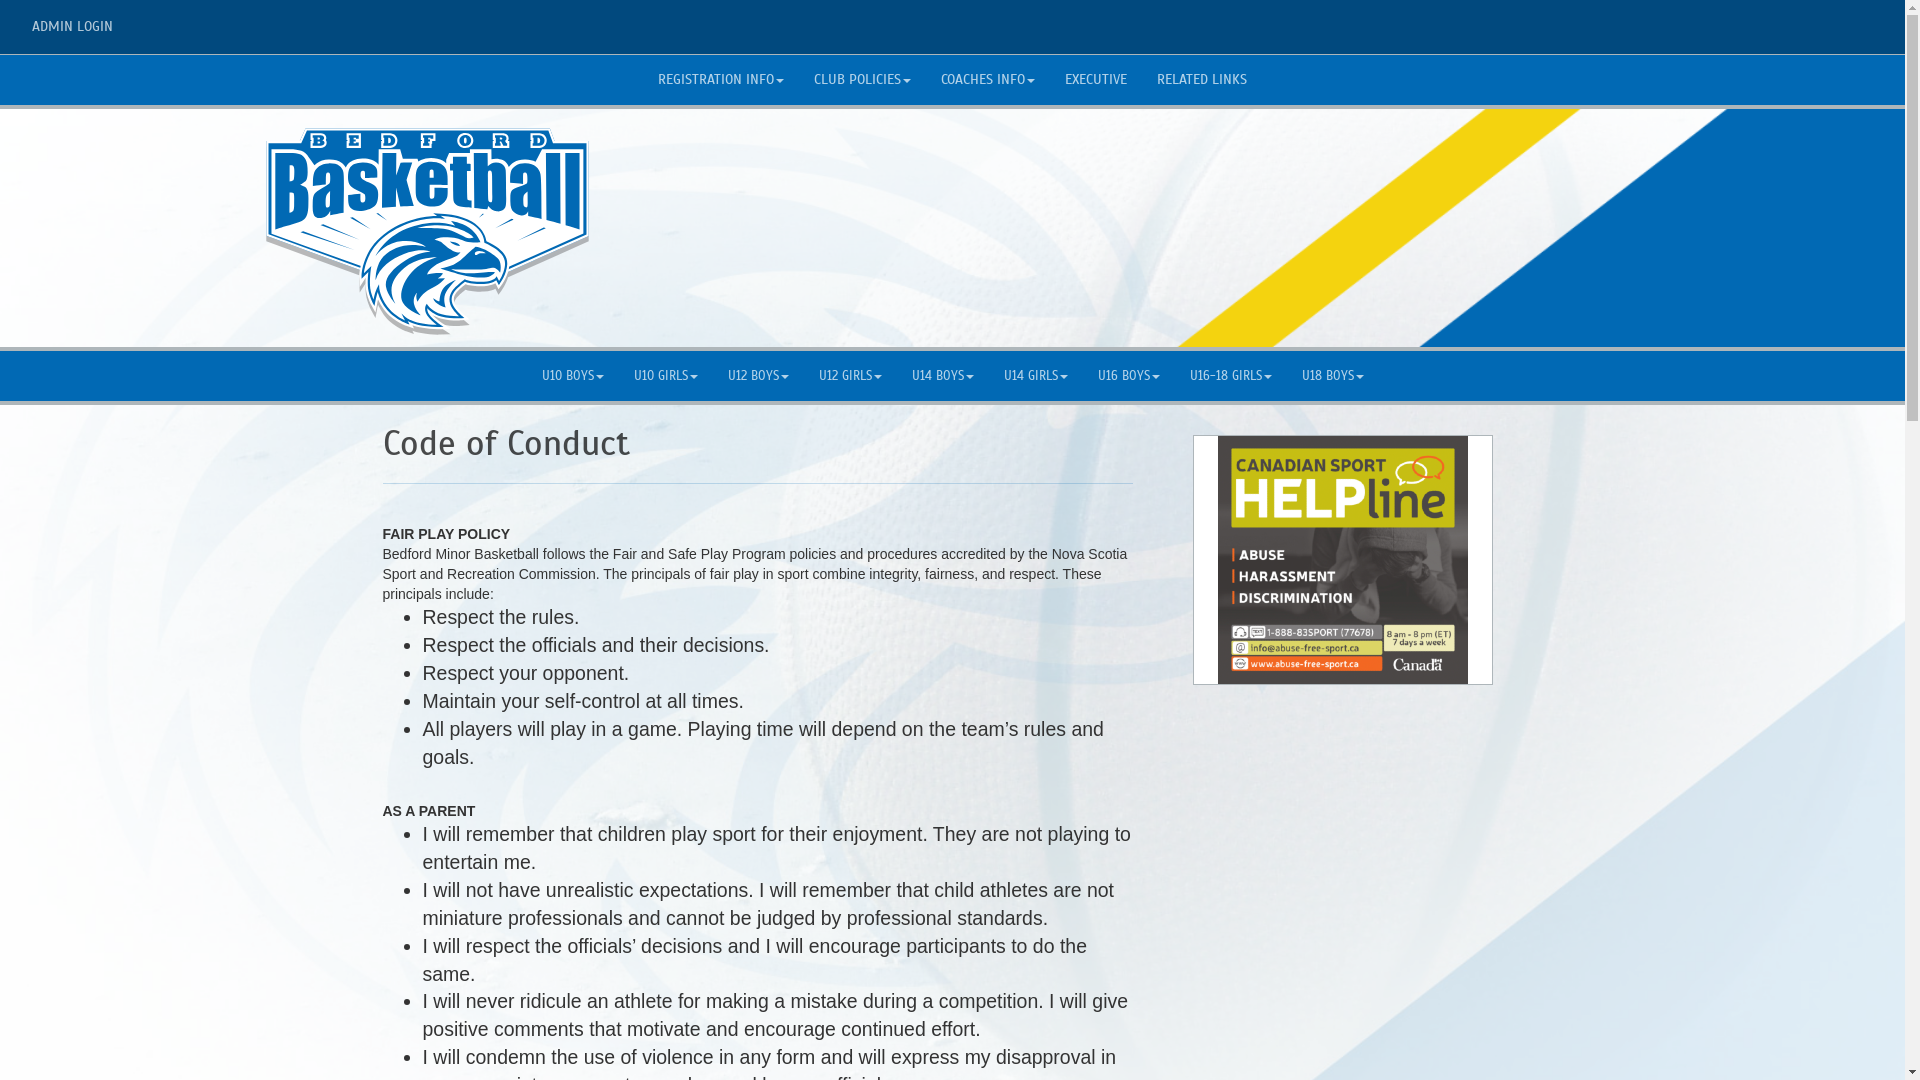  I want to click on 'U12 GIRLS', so click(850, 375).